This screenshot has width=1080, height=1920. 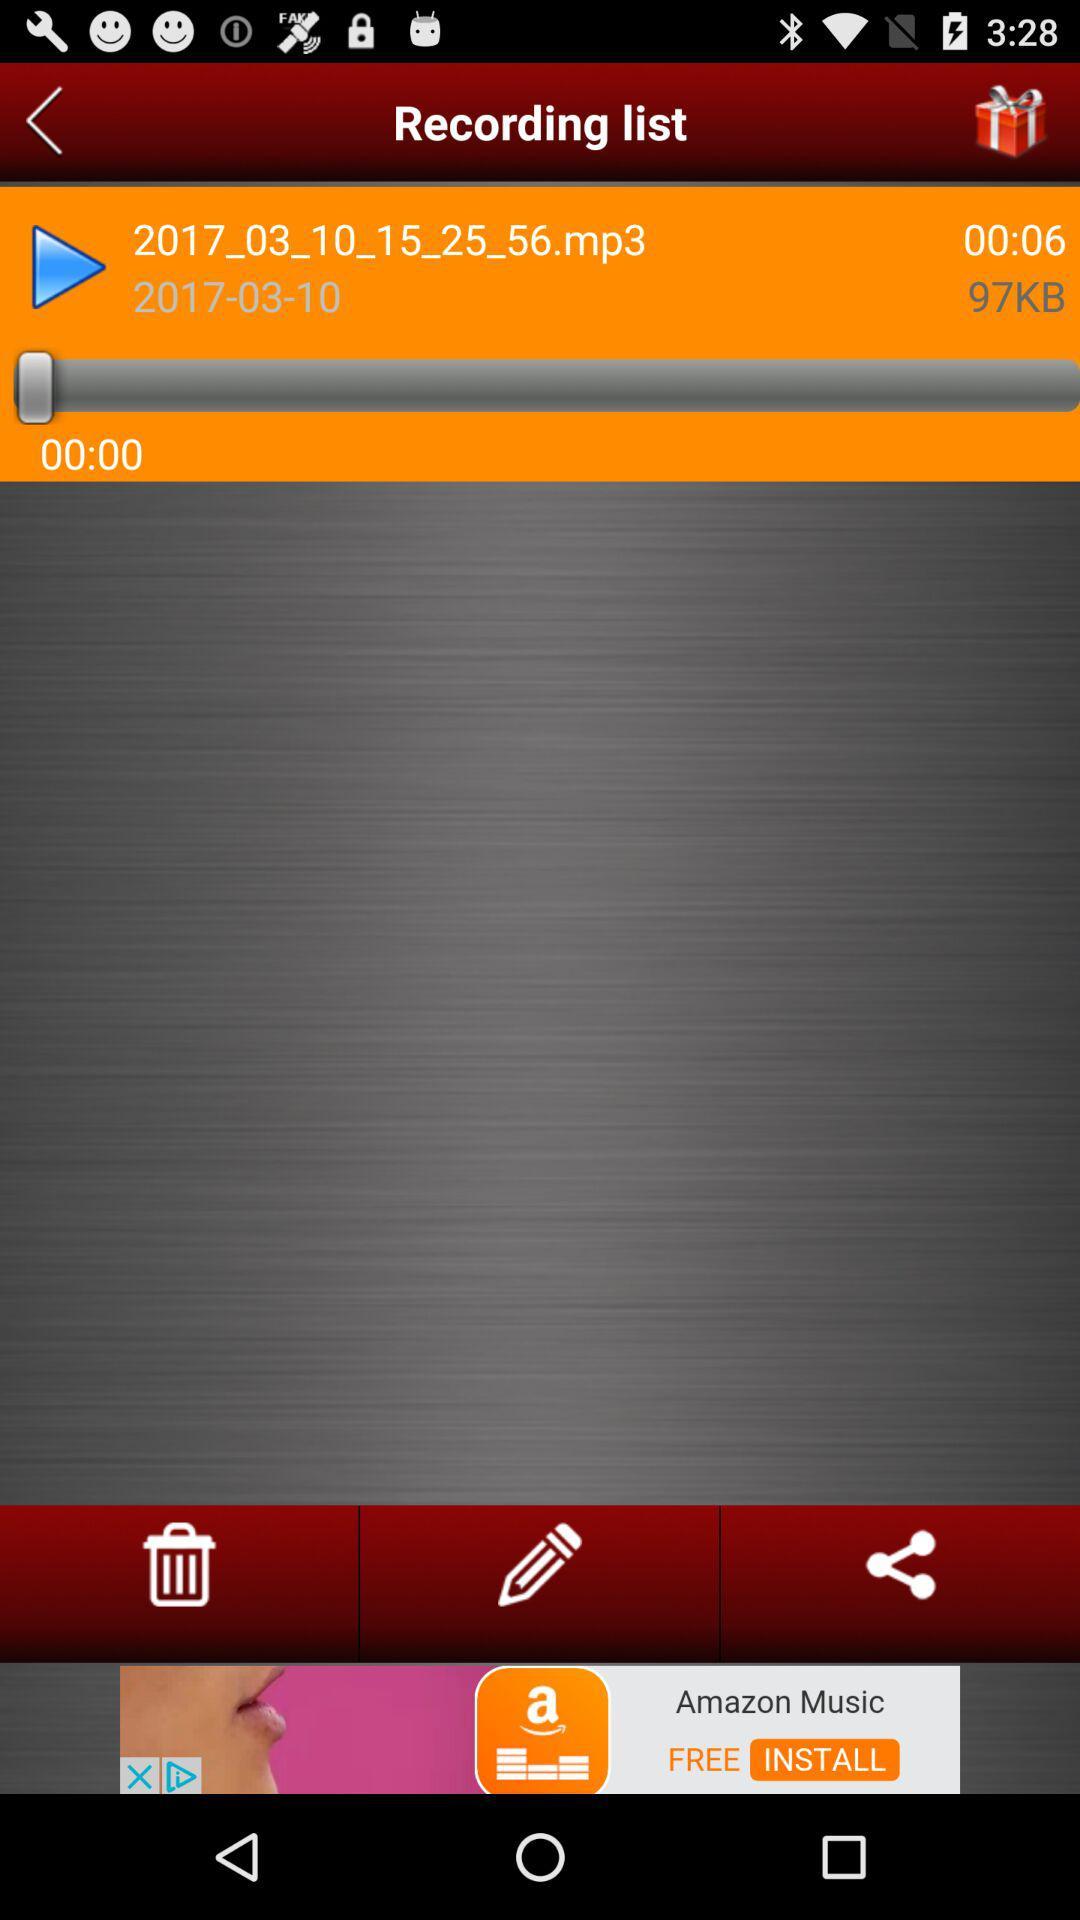 What do you see at coordinates (44, 129) in the screenshot?
I see `the arrow_backward icon` at bounding box center [44, 129].